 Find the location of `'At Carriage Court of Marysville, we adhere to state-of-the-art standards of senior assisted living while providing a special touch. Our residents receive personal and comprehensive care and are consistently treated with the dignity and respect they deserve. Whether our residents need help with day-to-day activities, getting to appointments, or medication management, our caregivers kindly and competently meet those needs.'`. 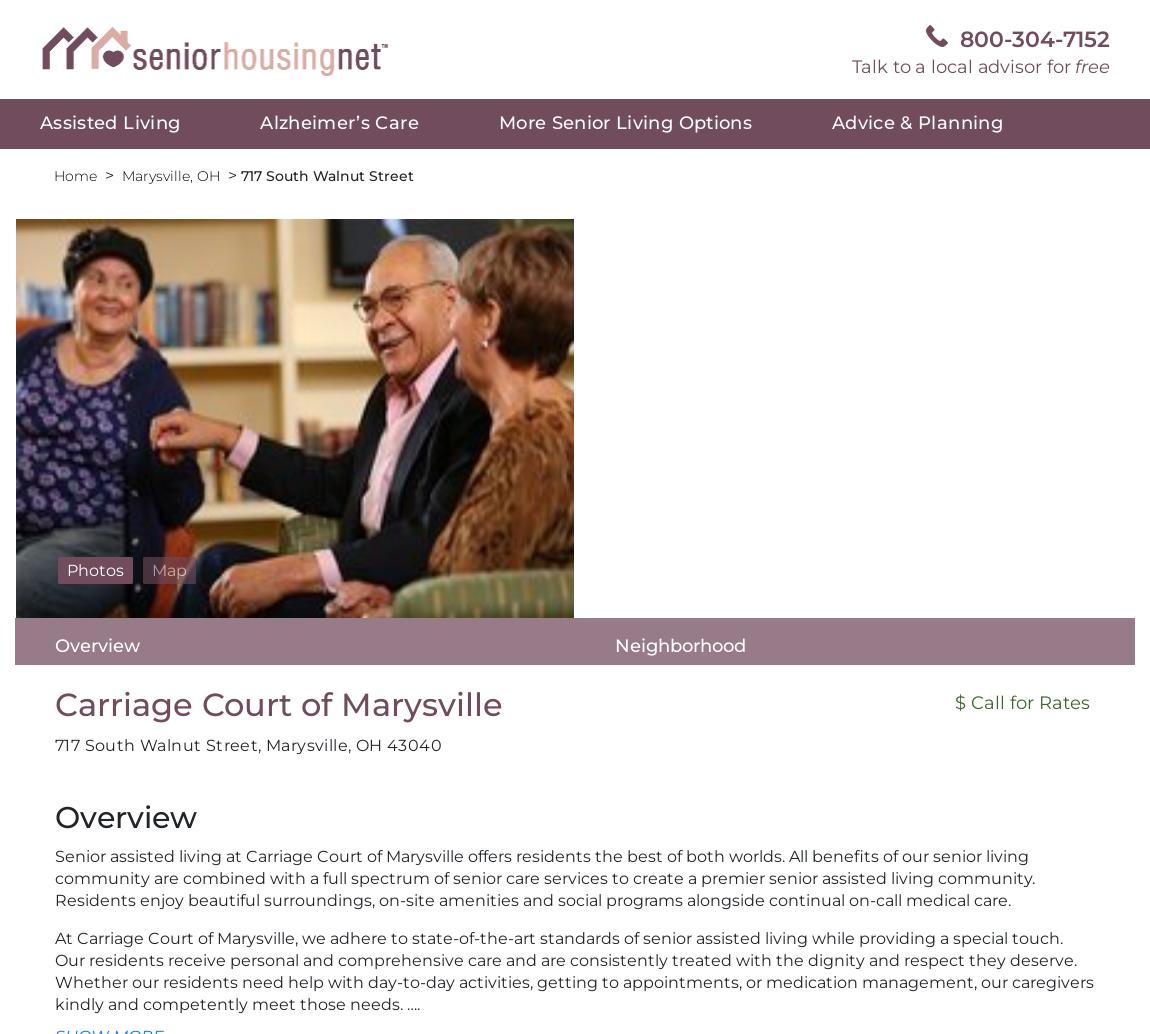

'At Carriage Court of Marysville, we adhere to state-of-the-art standards of senior assisted living while providing a special touch. Our residents receive personal and comprehensive care and are consistently treated with the dignity and respect they deserve. Whether our residents need help with day-to-day activities, getting to appointments, or medication management, our caregivers kindly and competently meet those needs.' is located at coordinates (574, 970).